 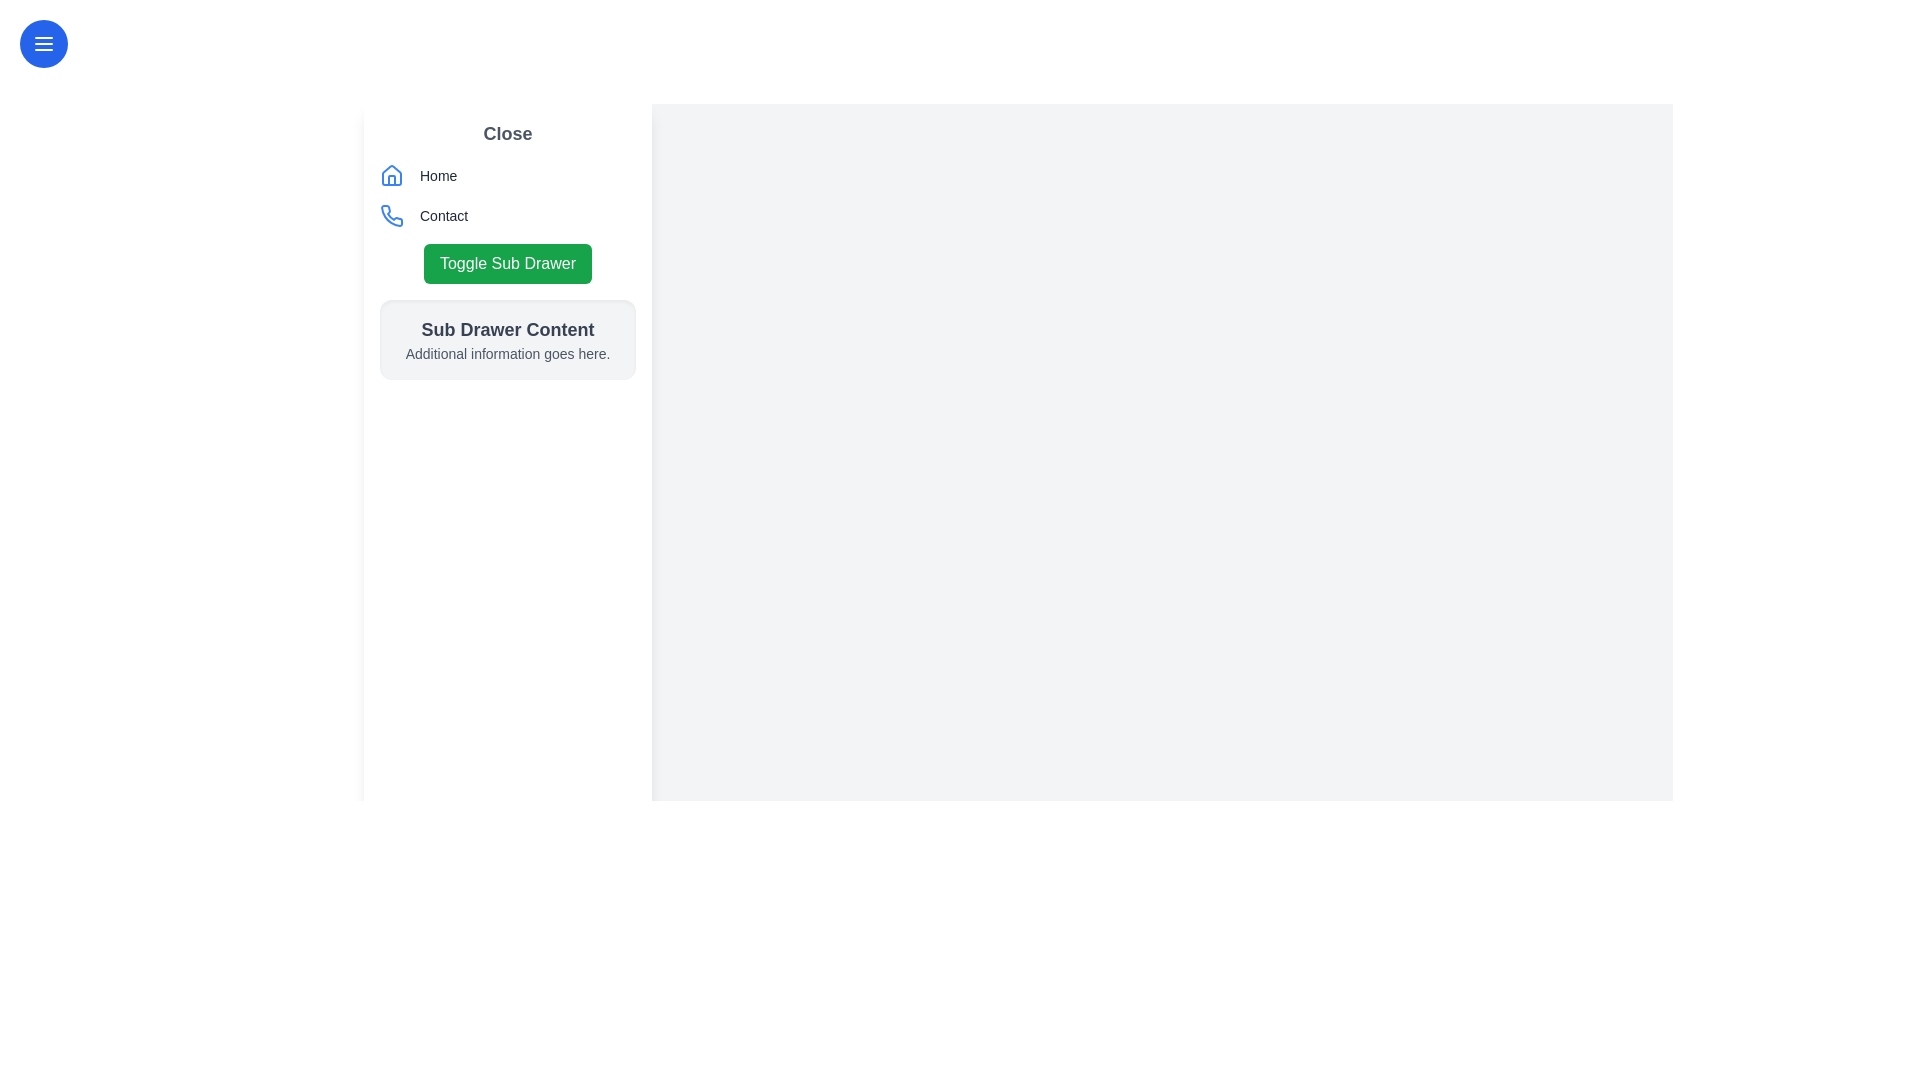 I want to click on the label located beneath the blue phone icon in the left sidebar navigation panel, so click(x=443, y=216).